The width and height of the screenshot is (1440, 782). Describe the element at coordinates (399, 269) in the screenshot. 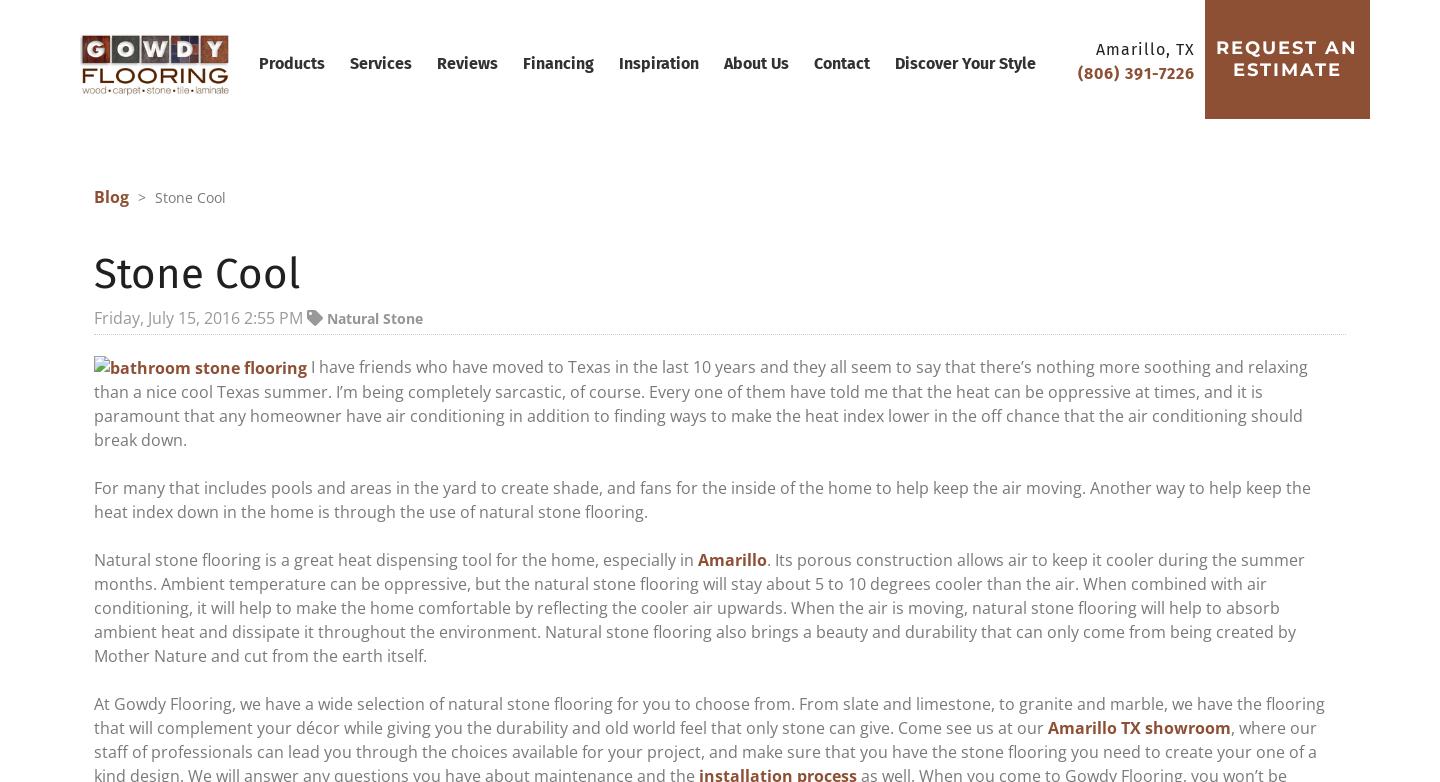

I see `'Laminate'` at that location.